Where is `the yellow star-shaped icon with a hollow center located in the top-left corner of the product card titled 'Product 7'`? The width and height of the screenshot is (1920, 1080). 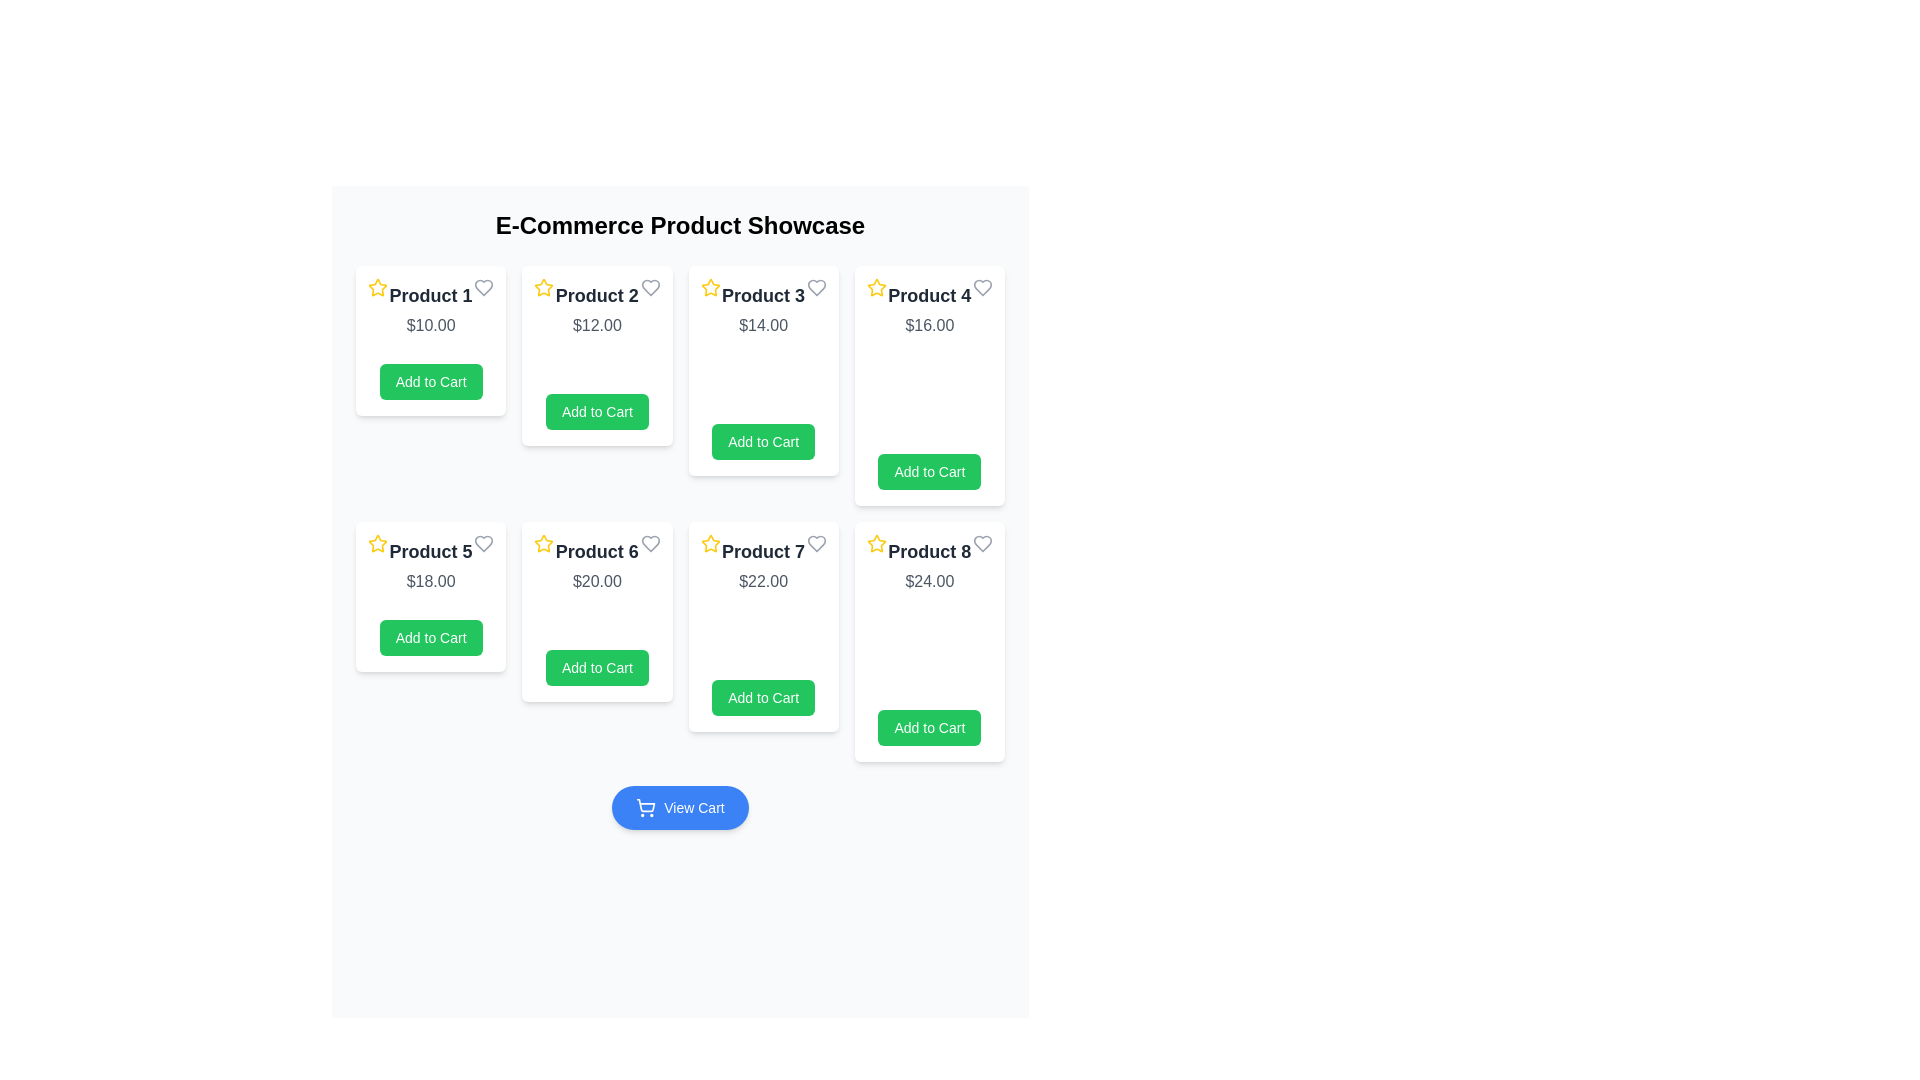
the yellow star-shaped icon with a hollow center located in the top-left corner of the product card titled 'Product 7' is located at coordinates (710, 543).